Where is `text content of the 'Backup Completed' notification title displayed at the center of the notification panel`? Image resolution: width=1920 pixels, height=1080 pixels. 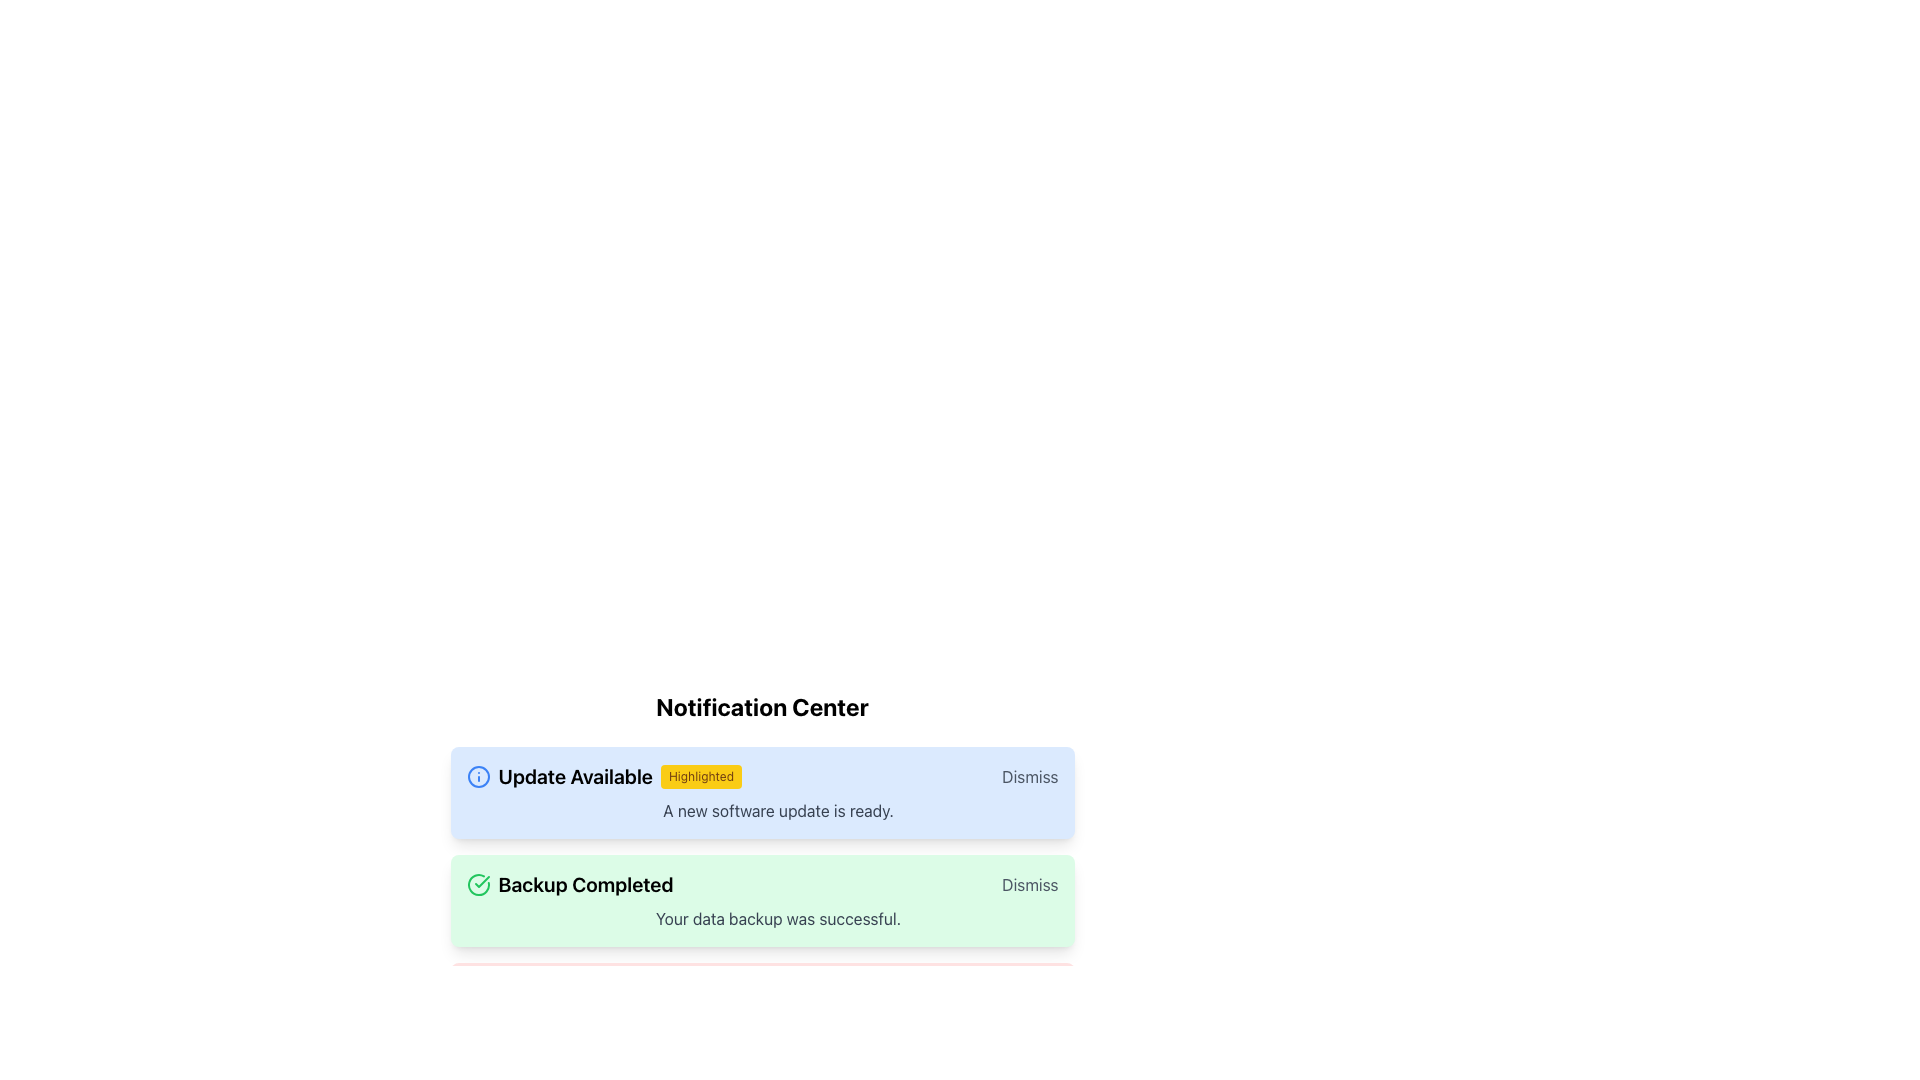 text content of the 'Backup Completed' notification title displayed at the center of the notification panel is located at coordinates (584, 883).